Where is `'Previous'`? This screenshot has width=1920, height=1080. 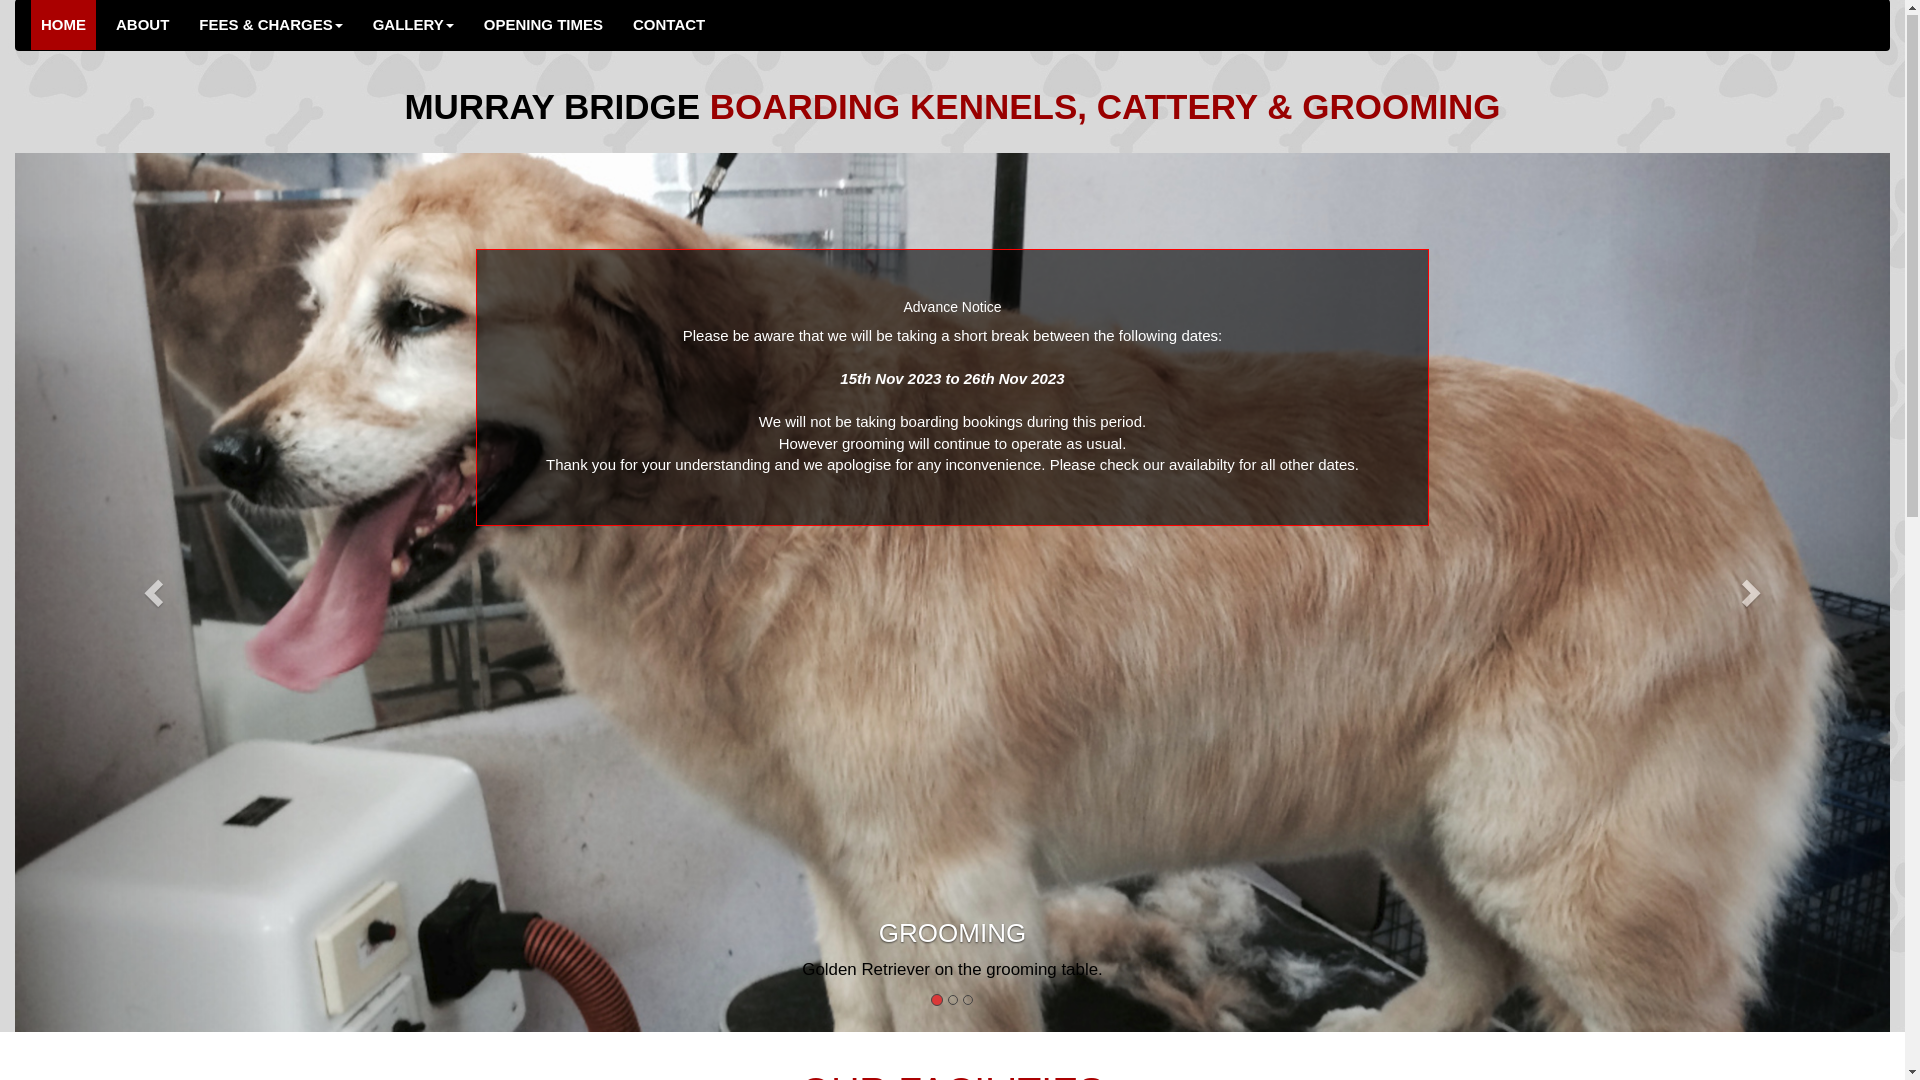
'Previous' is located at coordinates (154, 592).